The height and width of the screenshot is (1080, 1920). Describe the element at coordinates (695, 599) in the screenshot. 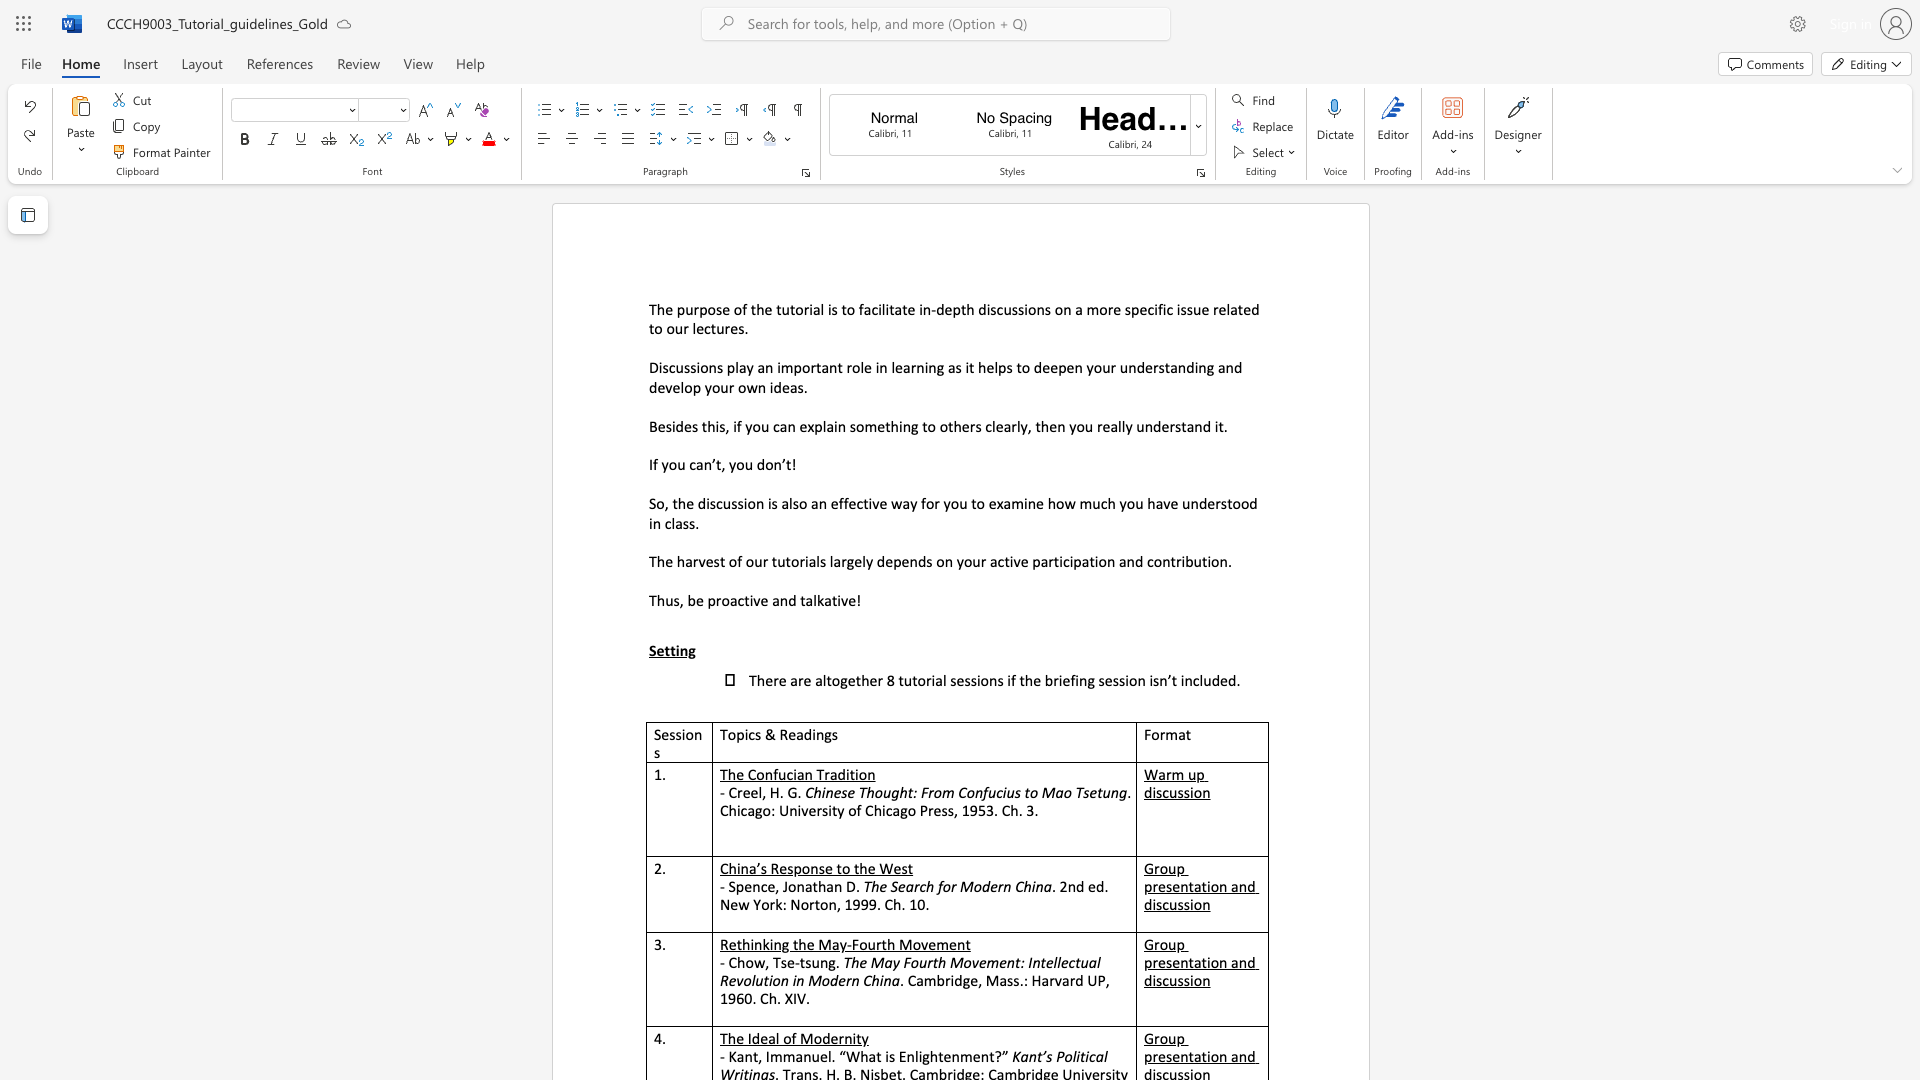

I see `the space between the continuous character "b" and "e" in the text` at that location.